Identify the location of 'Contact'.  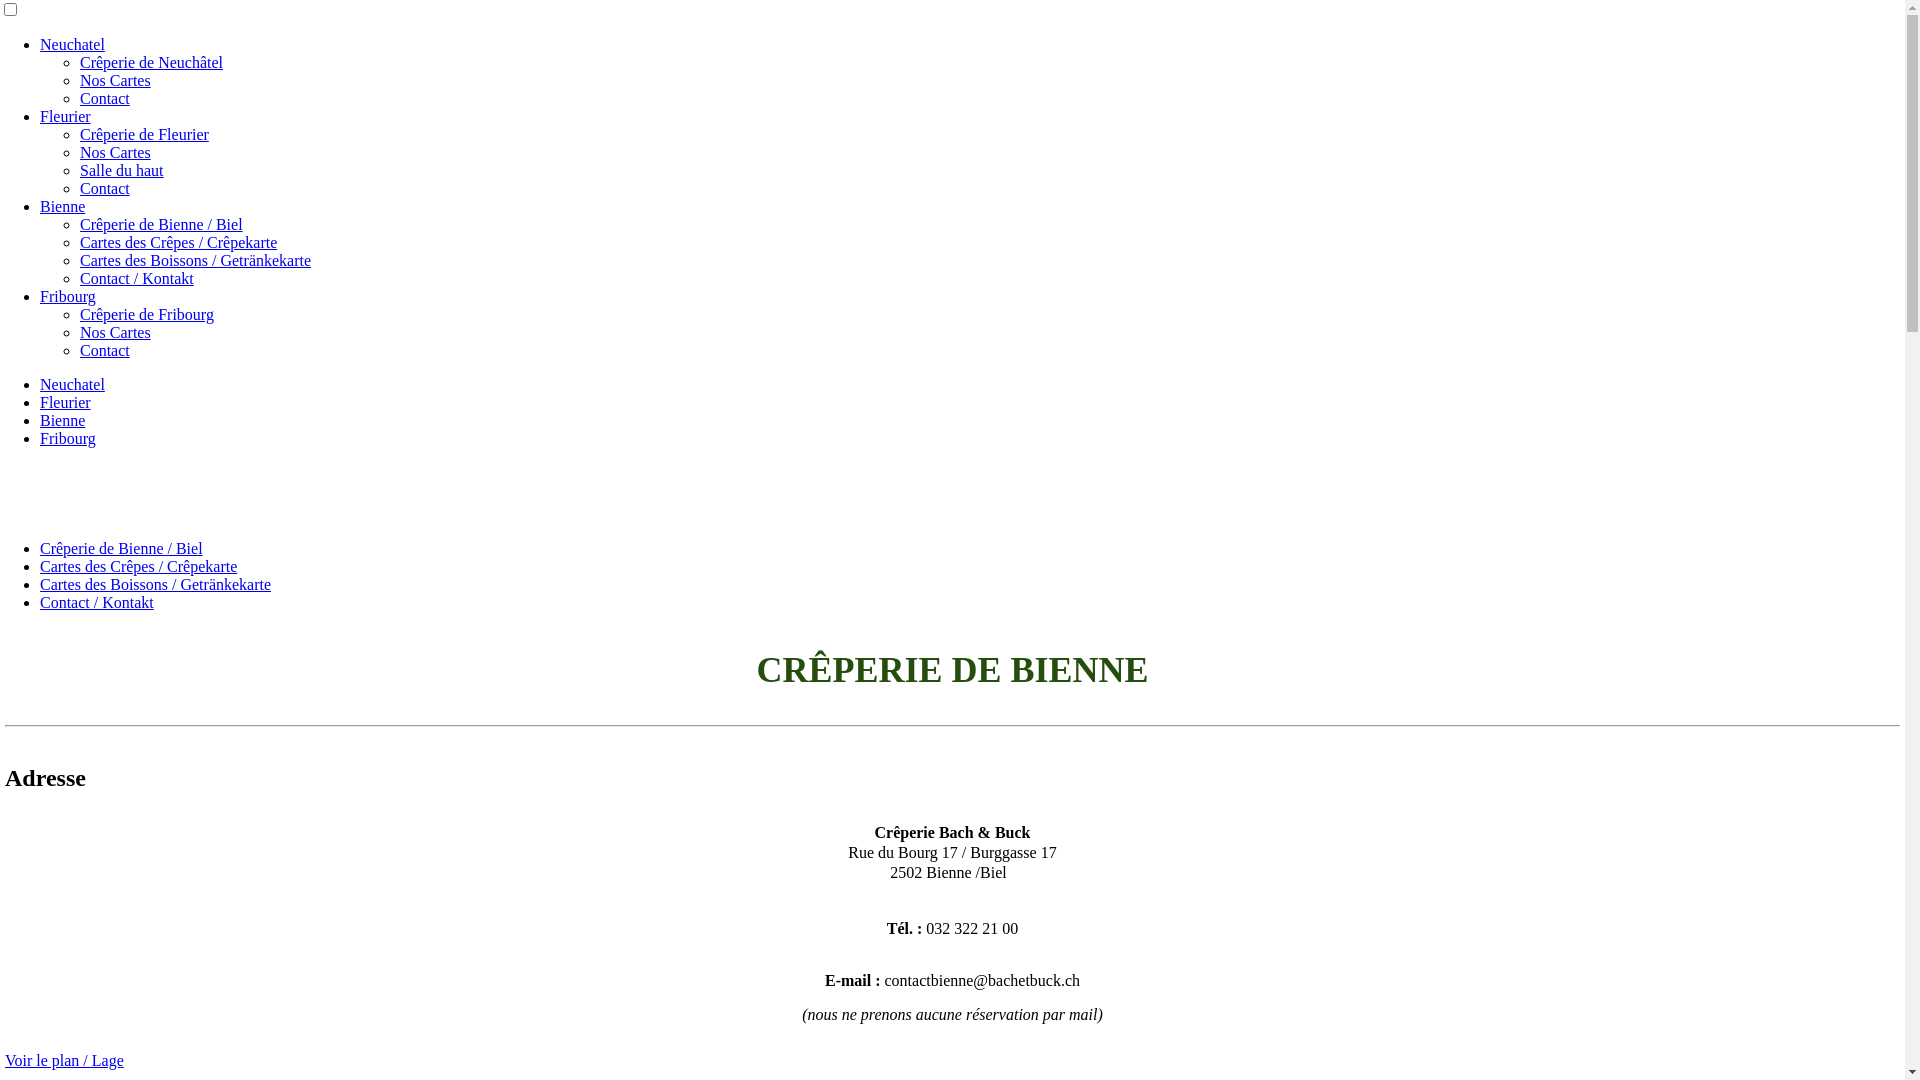
(80, 349).